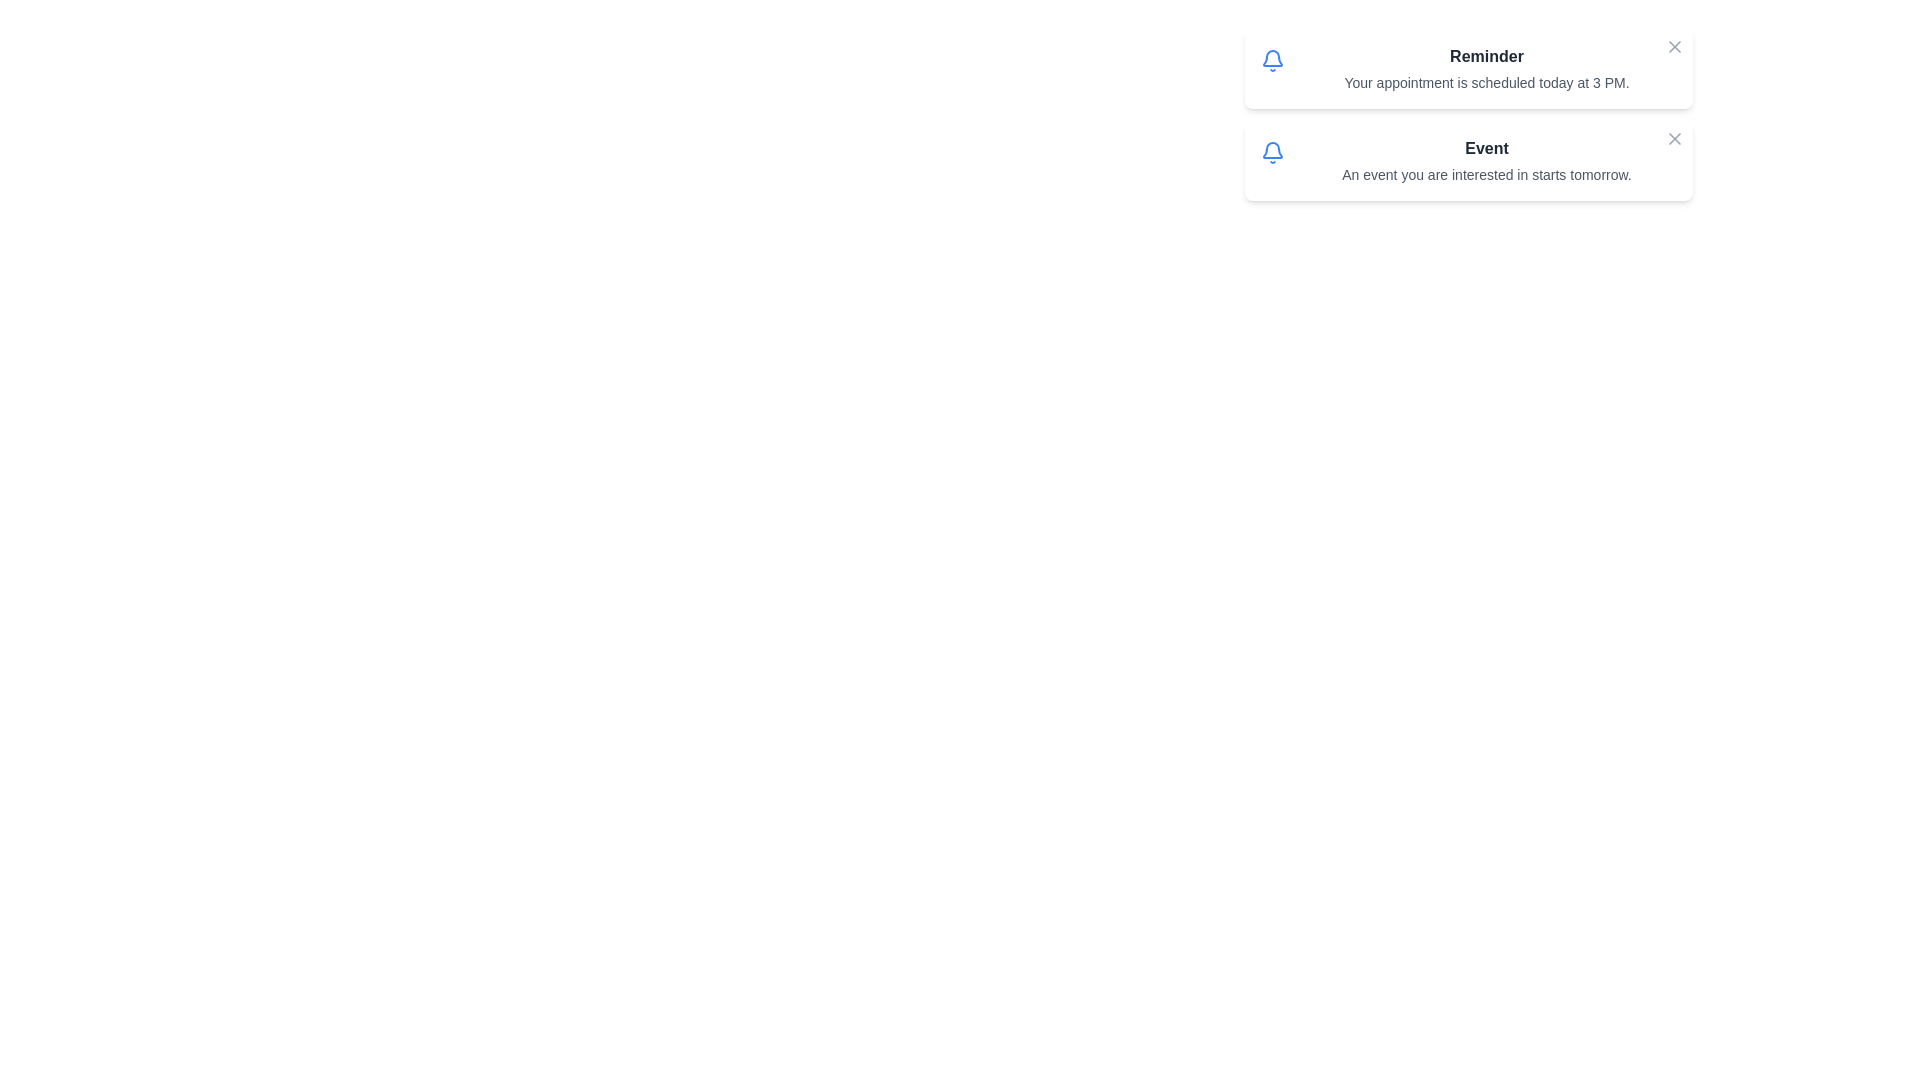  I want to click on the text label displaying 'Your appointment is scheduled today at 3 PM.' which is located below the 'Reminder' title in the notification card, so click(1487, 82).